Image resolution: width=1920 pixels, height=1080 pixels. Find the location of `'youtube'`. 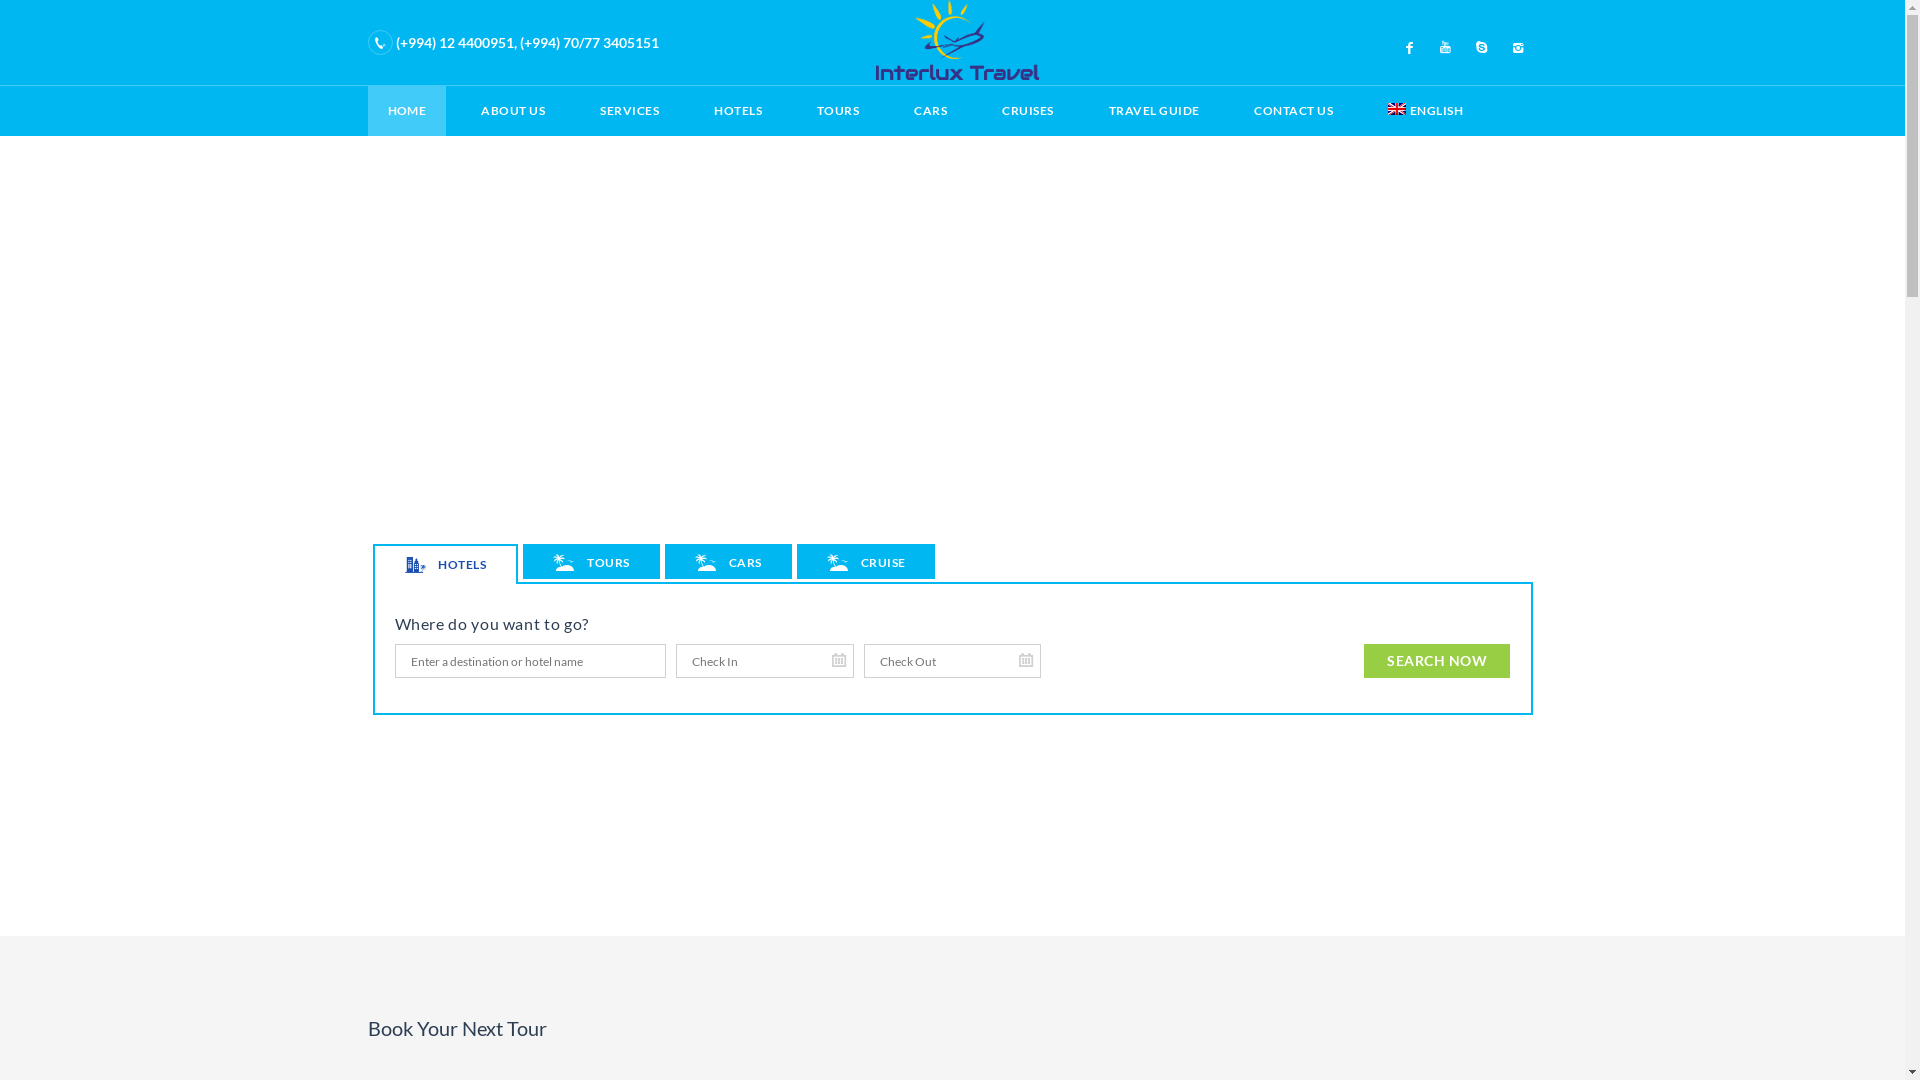

'youtube' is located at coordinates (1445, 45).